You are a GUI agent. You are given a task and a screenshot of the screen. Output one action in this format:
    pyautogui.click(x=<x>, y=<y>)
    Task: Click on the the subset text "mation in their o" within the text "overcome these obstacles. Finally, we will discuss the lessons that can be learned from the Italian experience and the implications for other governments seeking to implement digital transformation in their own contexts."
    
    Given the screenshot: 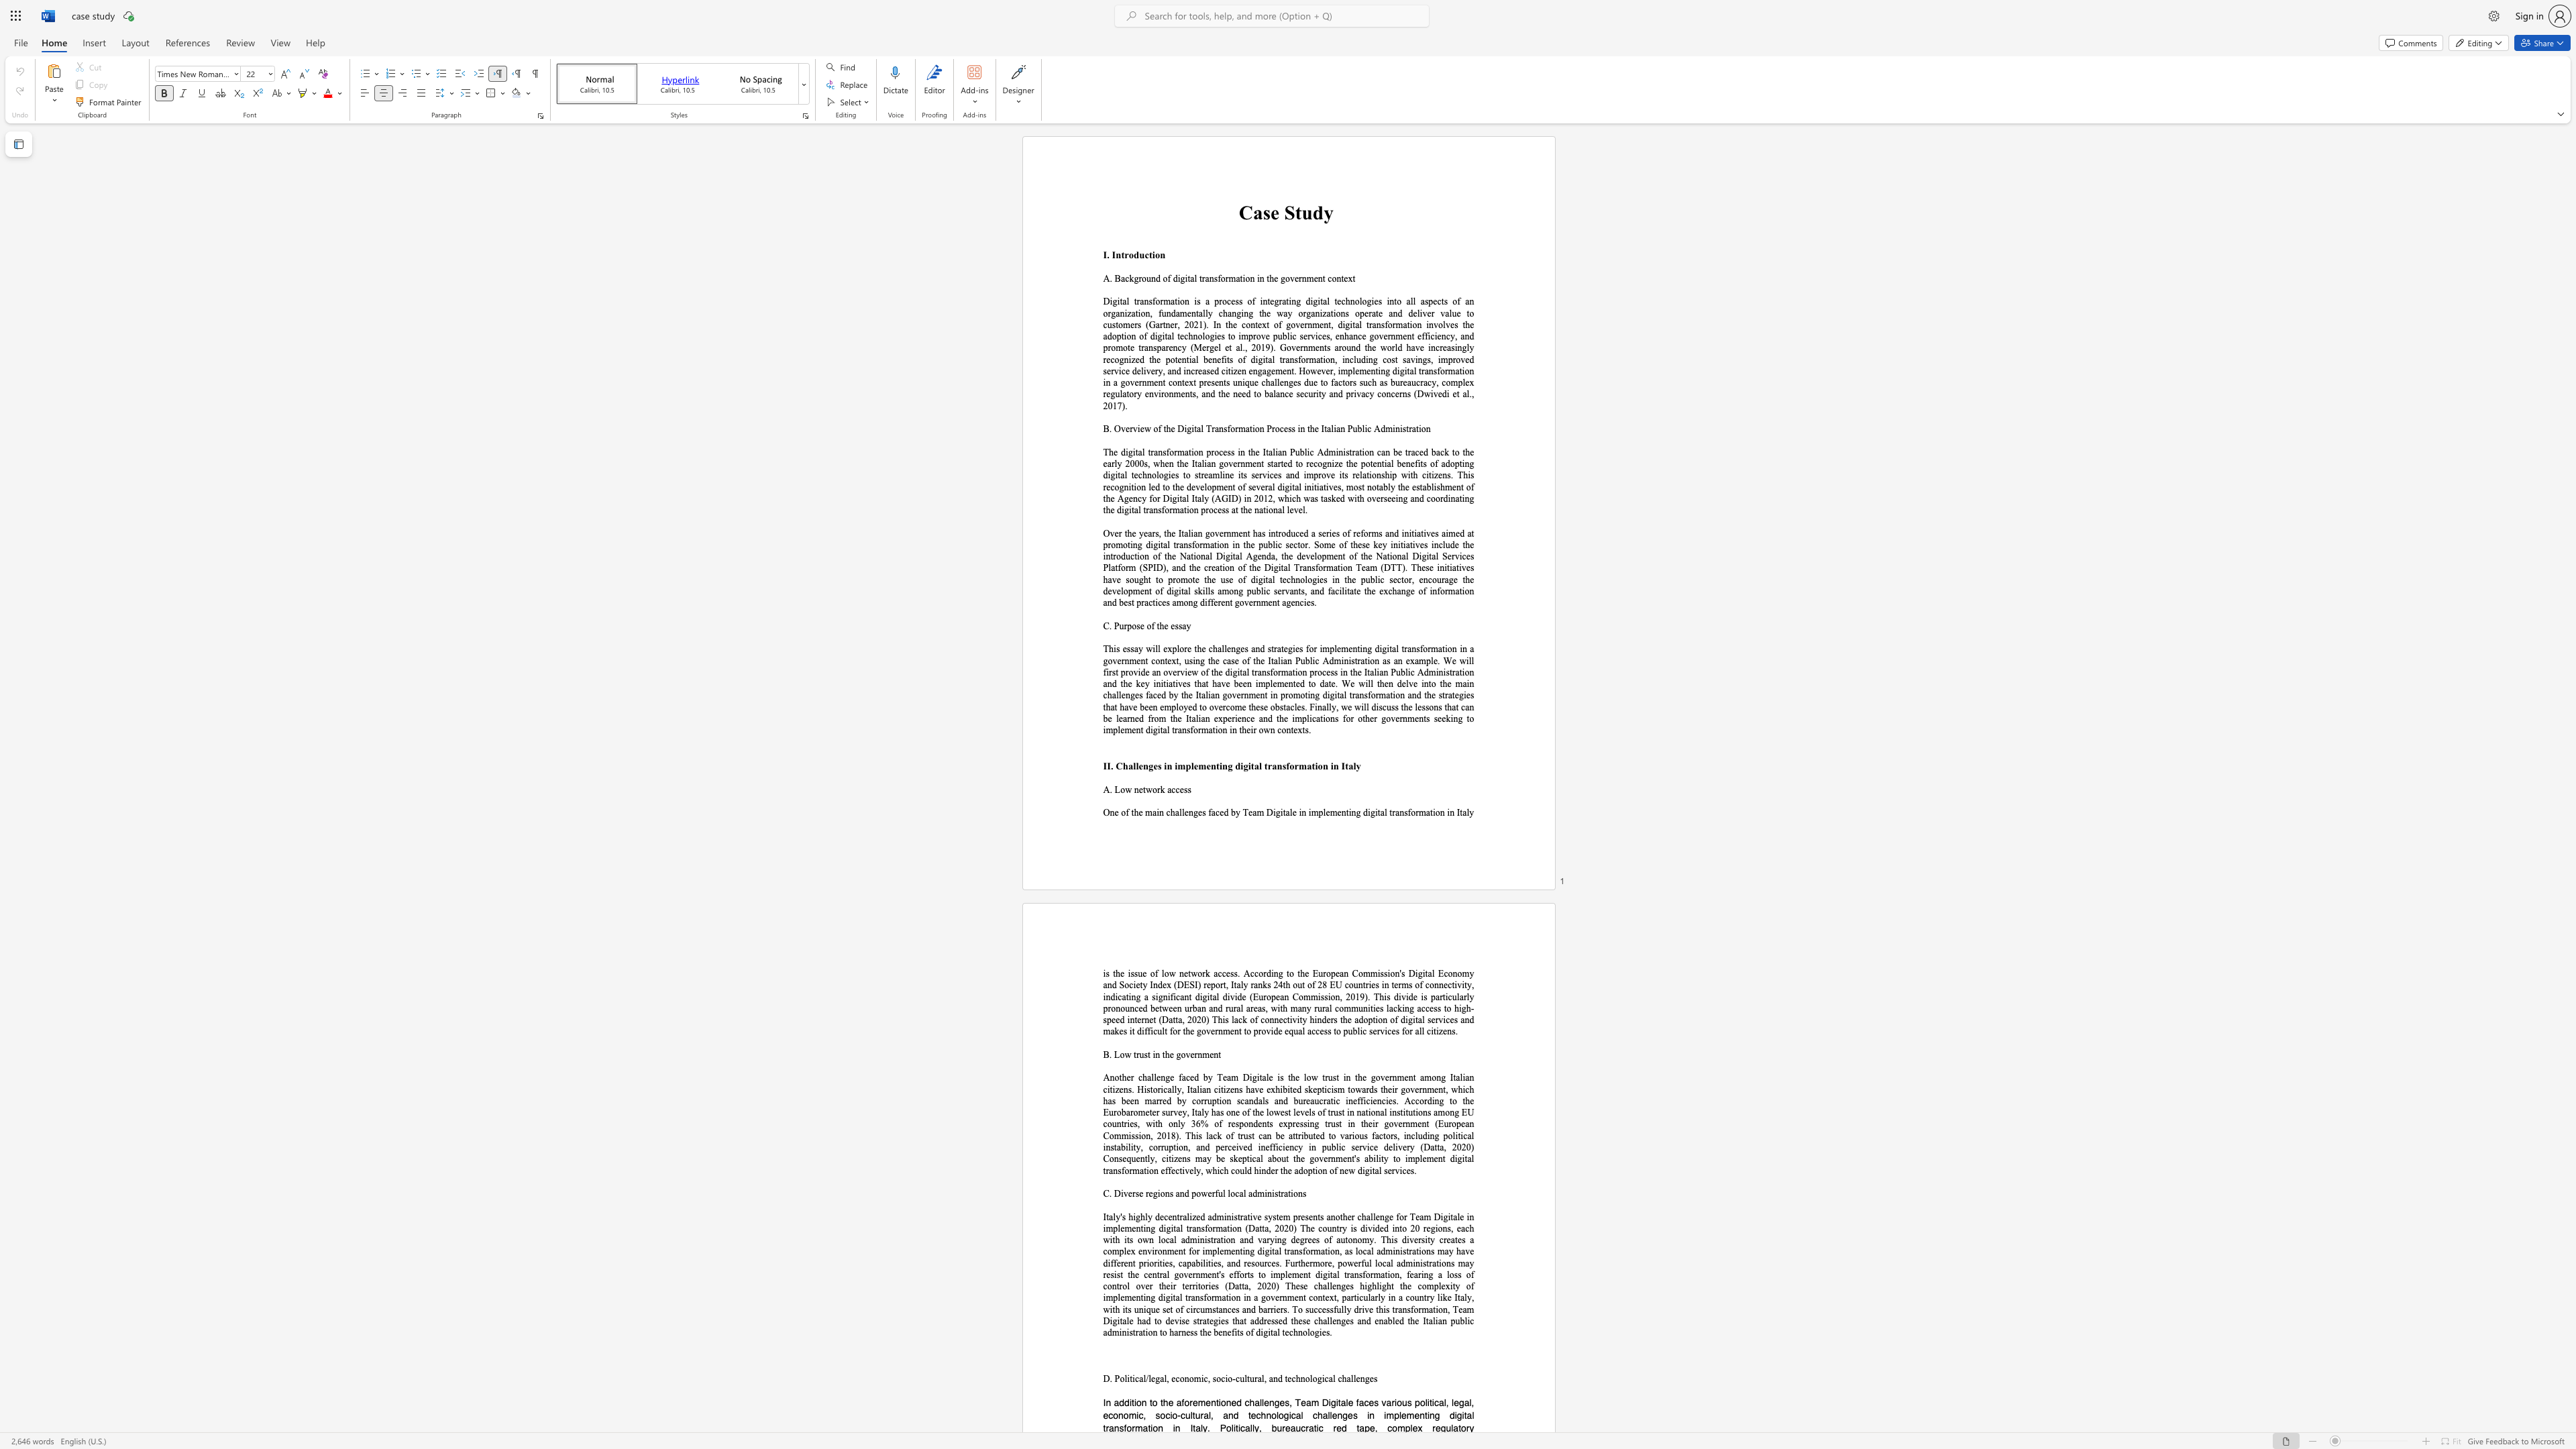 What is the action you would take?
    pyautogui.click(x=1200, y=729)
    